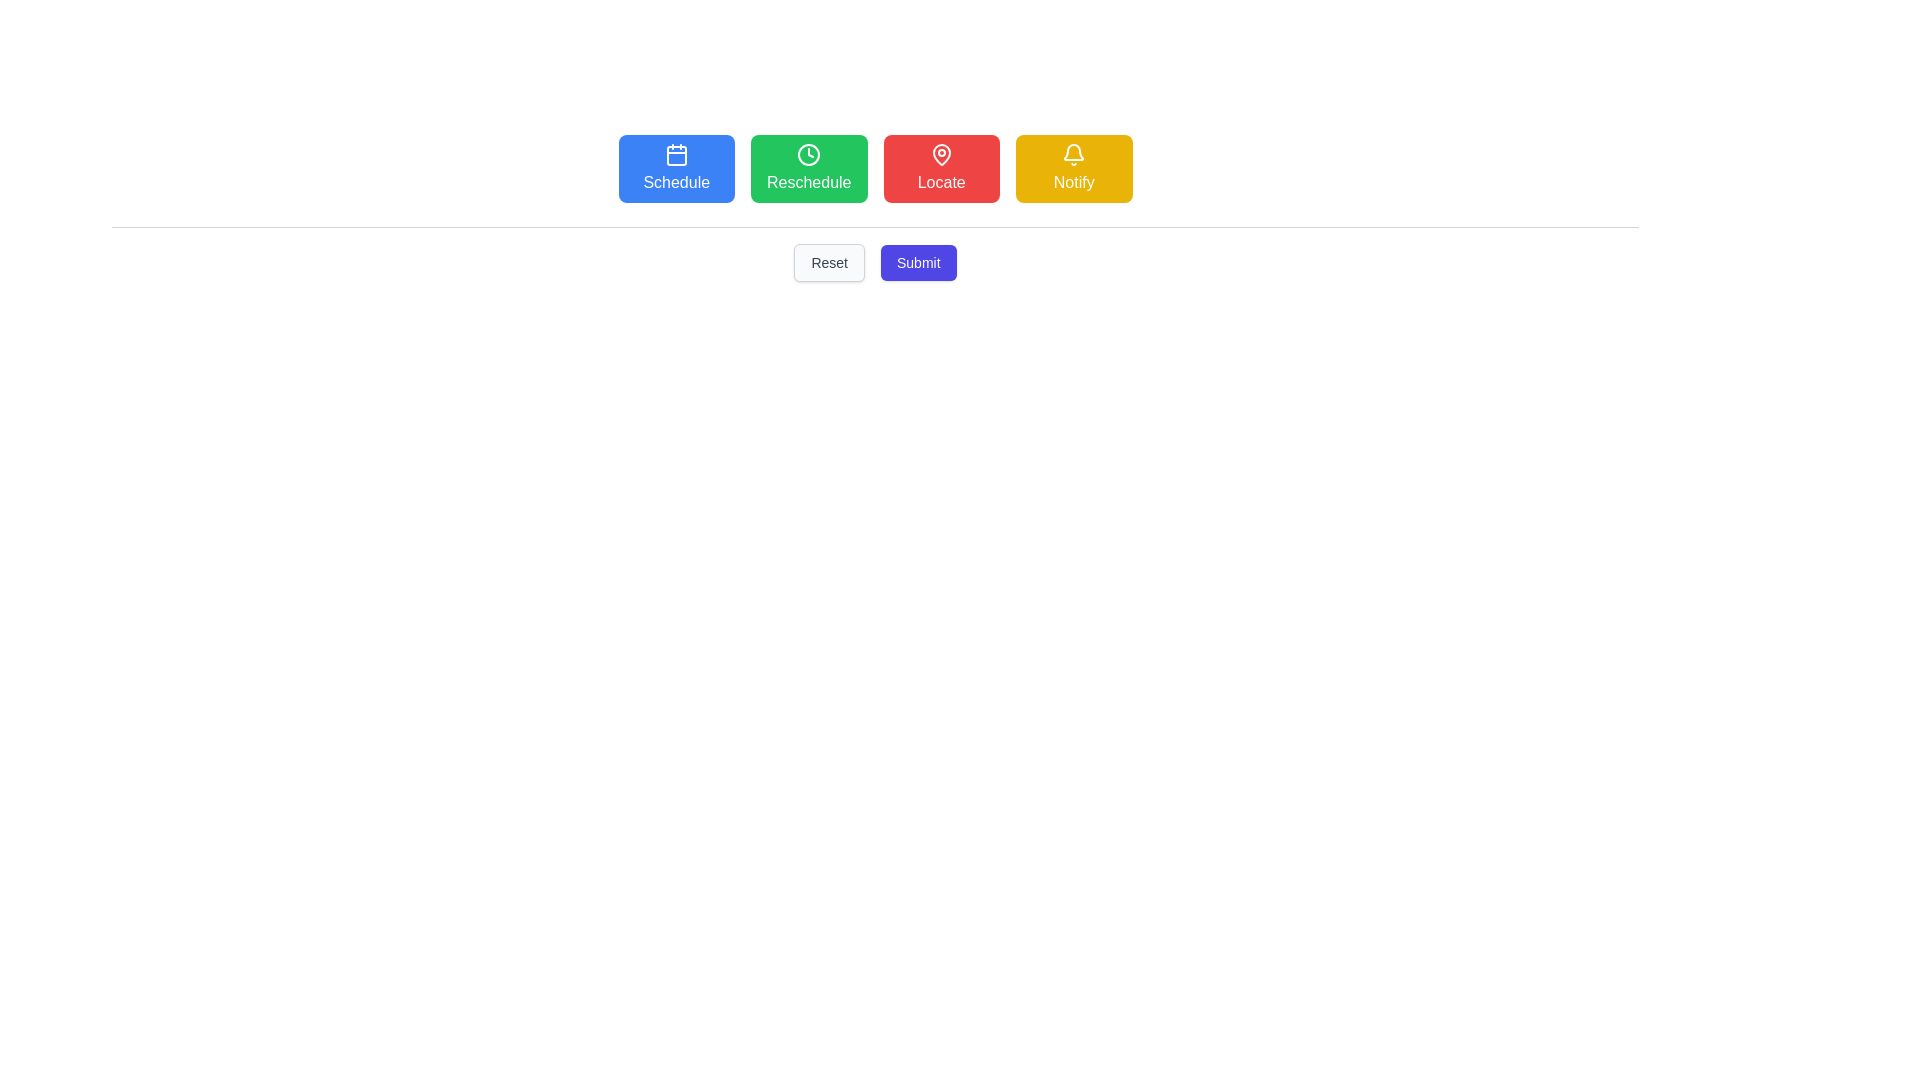 The image size is (1920, 1080). What do you see at coordinates (809, 153) in the screenshot?
I see `the circular clock icon with a green background, which is located in the center above the 'Reschedule' text label within the Reschedule button` at bounding box center [809, 153].